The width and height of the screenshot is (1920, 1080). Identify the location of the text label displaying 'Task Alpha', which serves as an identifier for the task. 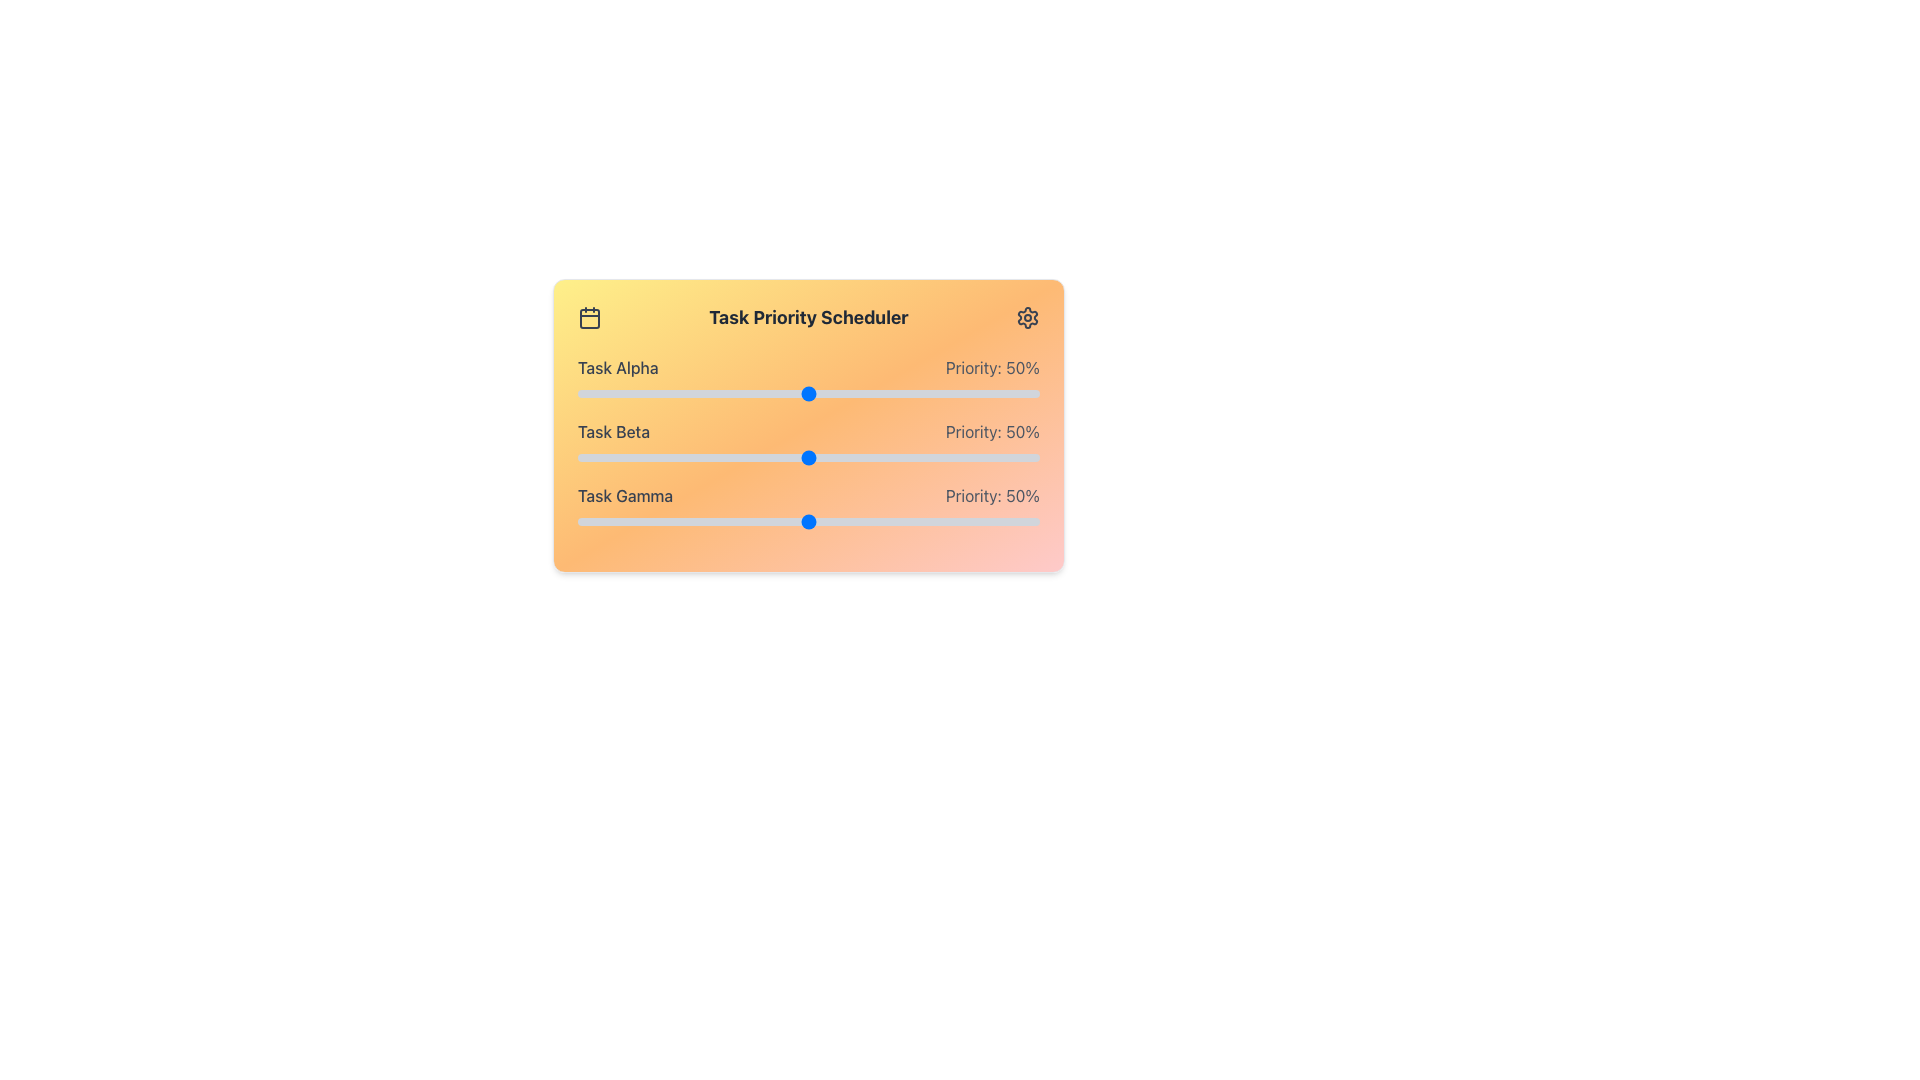
(617, 367).